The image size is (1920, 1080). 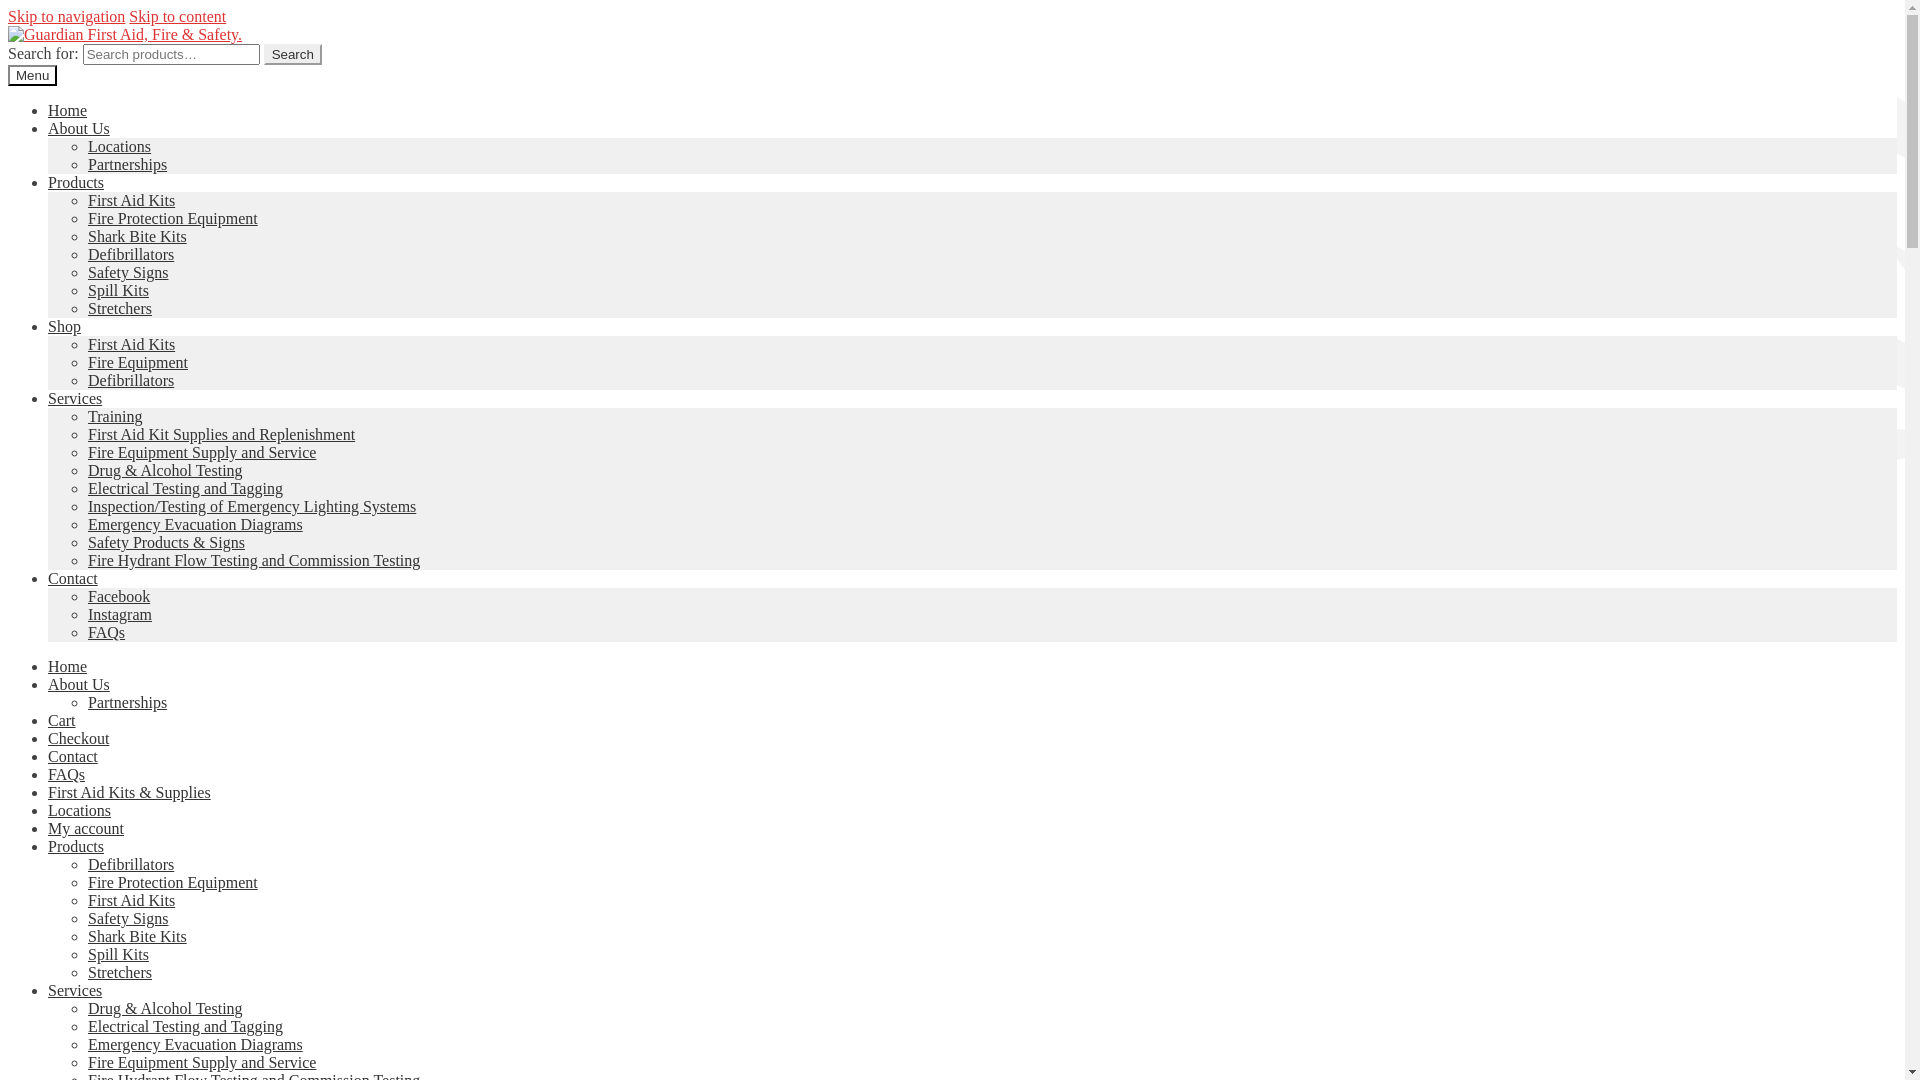 What do you see at coordinates (201, 1061) in the screenshot?
I see `'Fire Equipment Supply and Service'` at bounding box center [201, 1061].